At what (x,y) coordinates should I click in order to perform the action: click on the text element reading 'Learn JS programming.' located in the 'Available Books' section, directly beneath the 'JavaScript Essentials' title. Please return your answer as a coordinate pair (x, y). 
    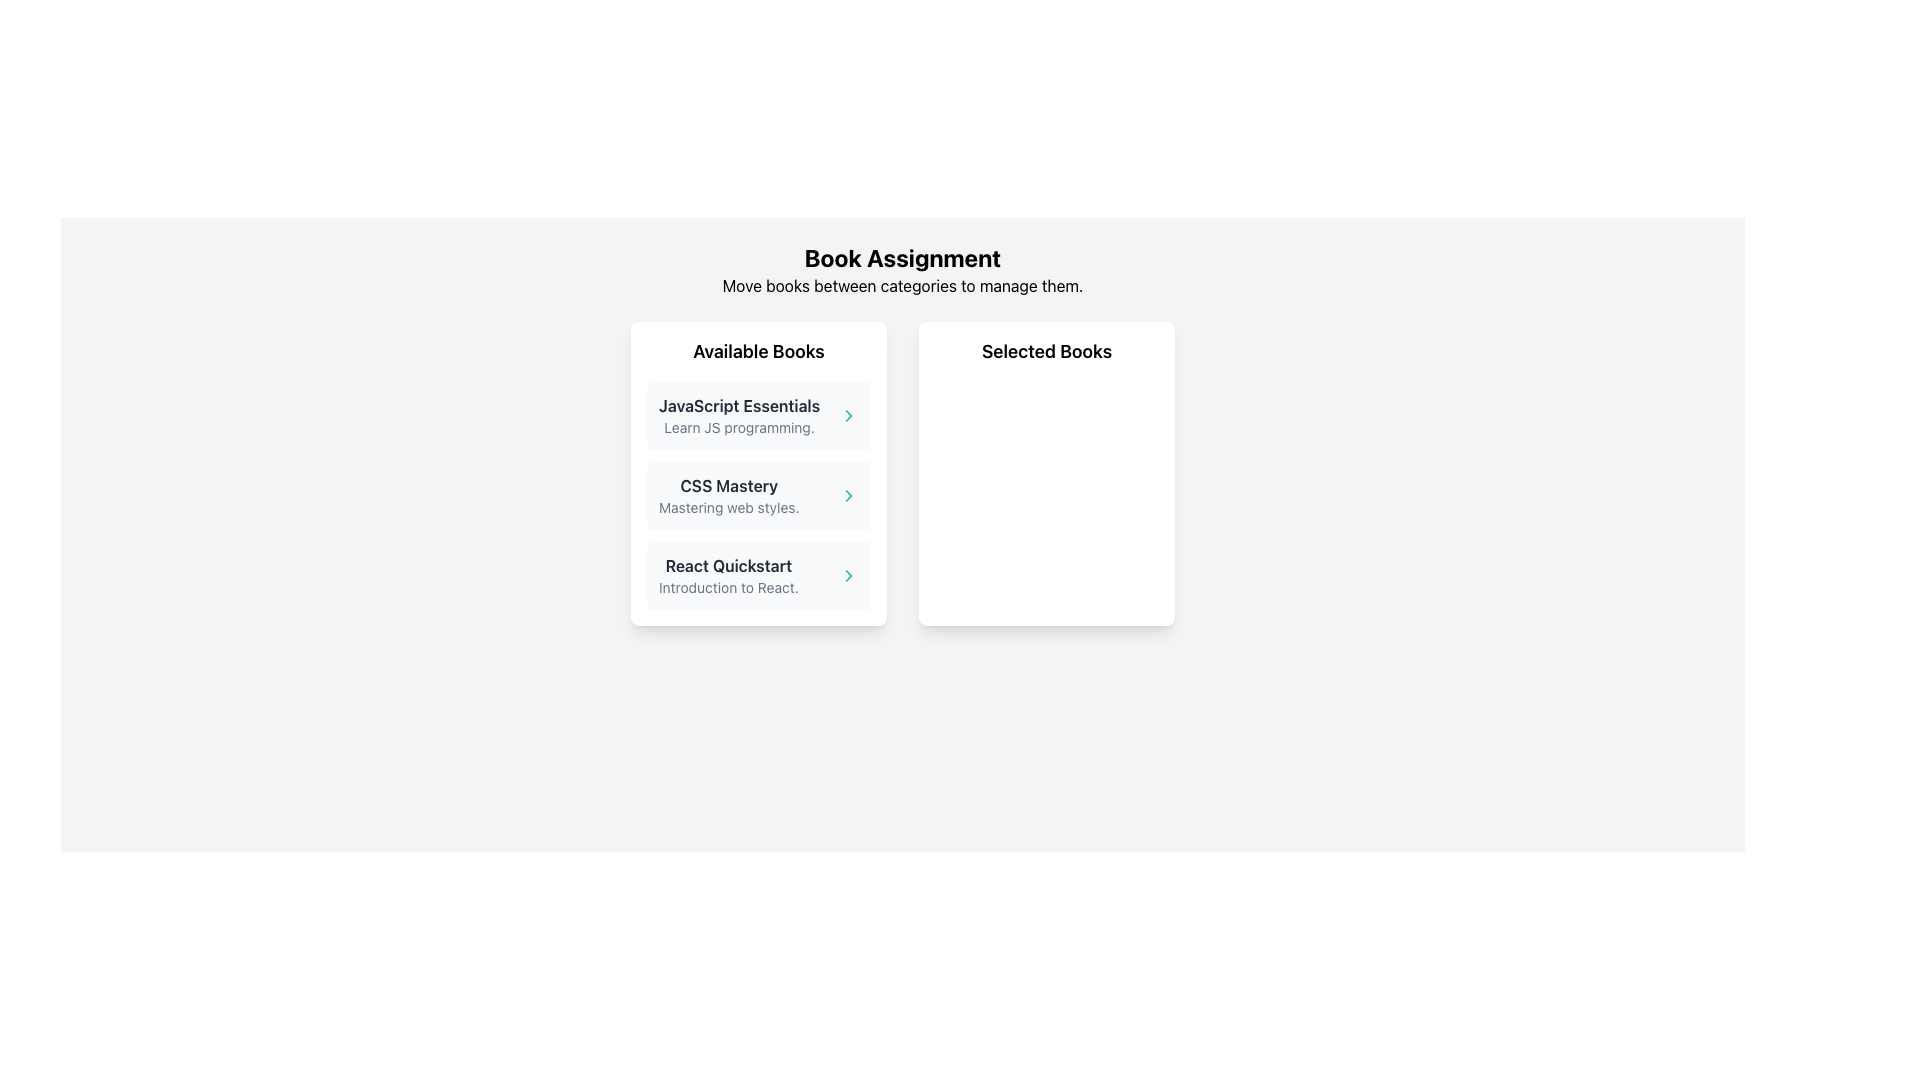
    Looking at the image, I should click on (738, 427).